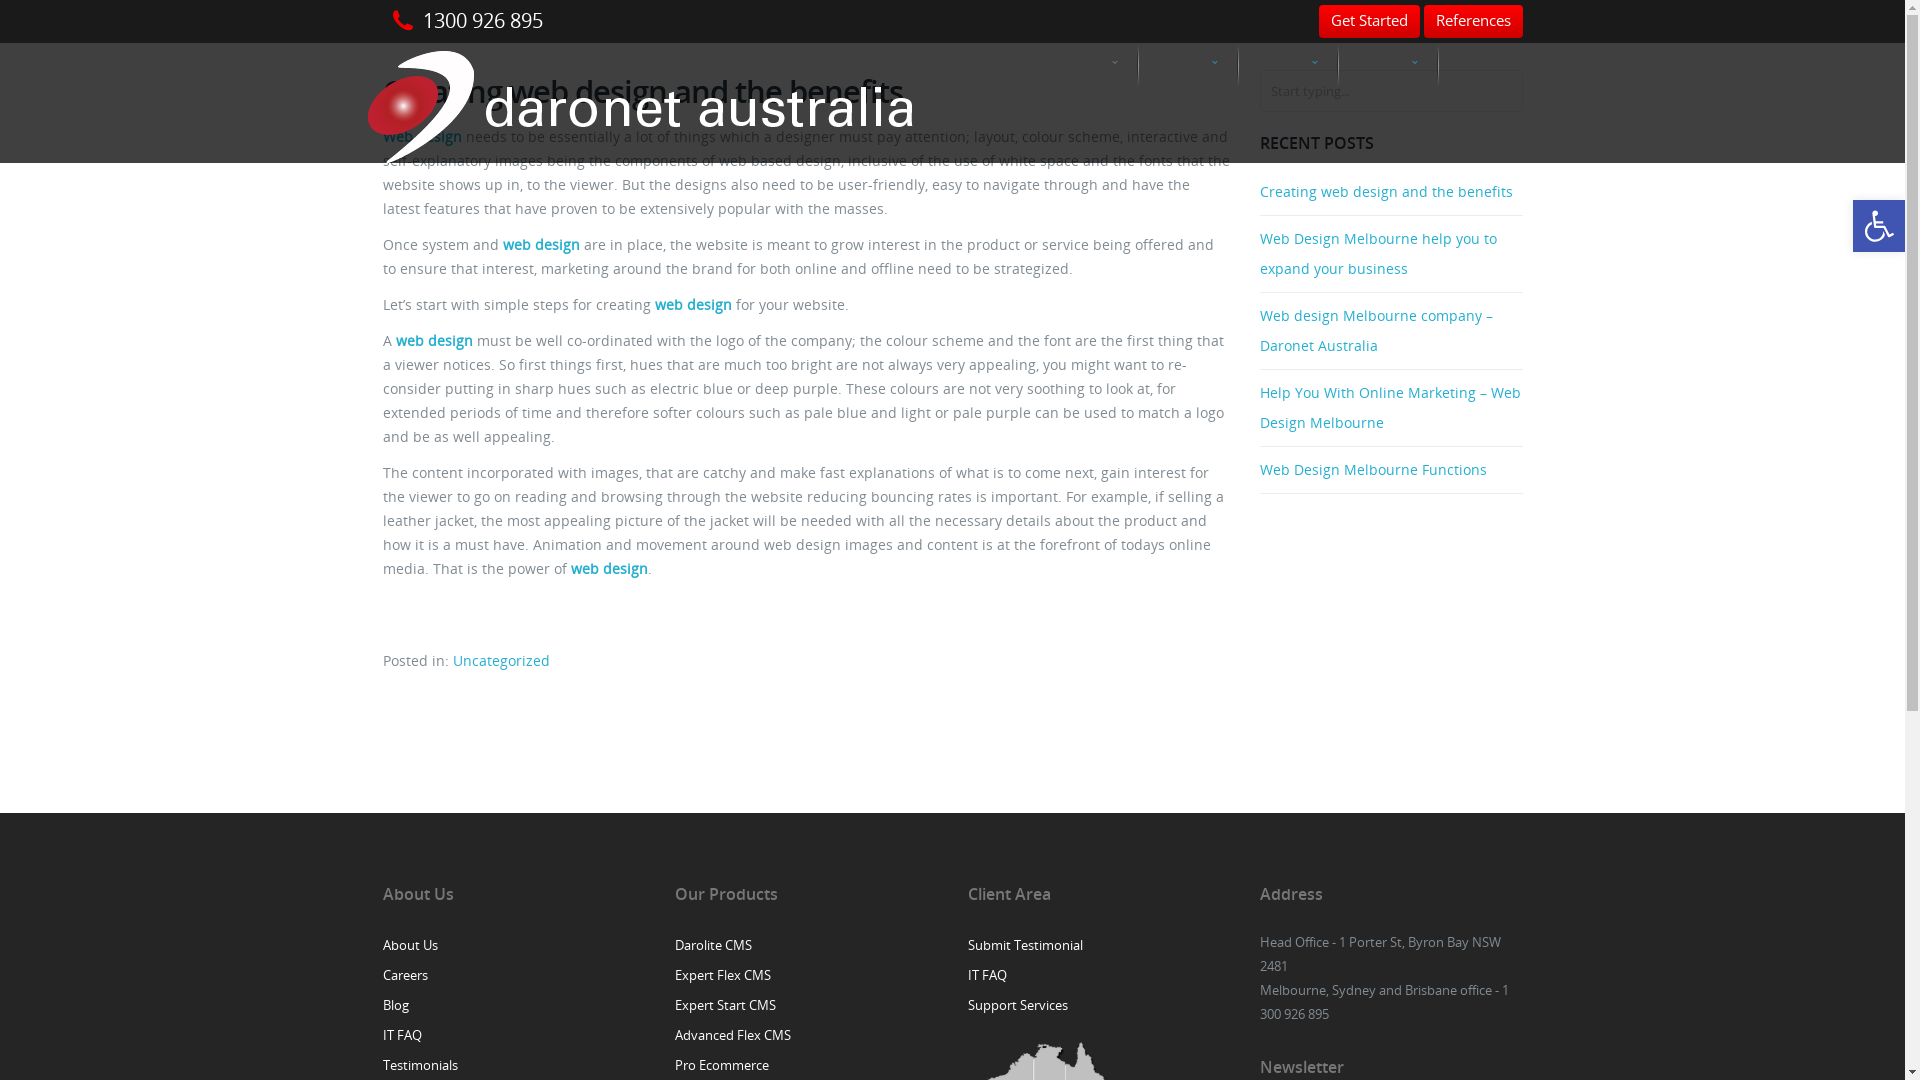 The width and height of the screenshot is (1920, 1080). What do you see at coordinates (1258, 192) in the screenshot?
I see `'Creating web design and the benefits'` at bounding box center [1258, 192].